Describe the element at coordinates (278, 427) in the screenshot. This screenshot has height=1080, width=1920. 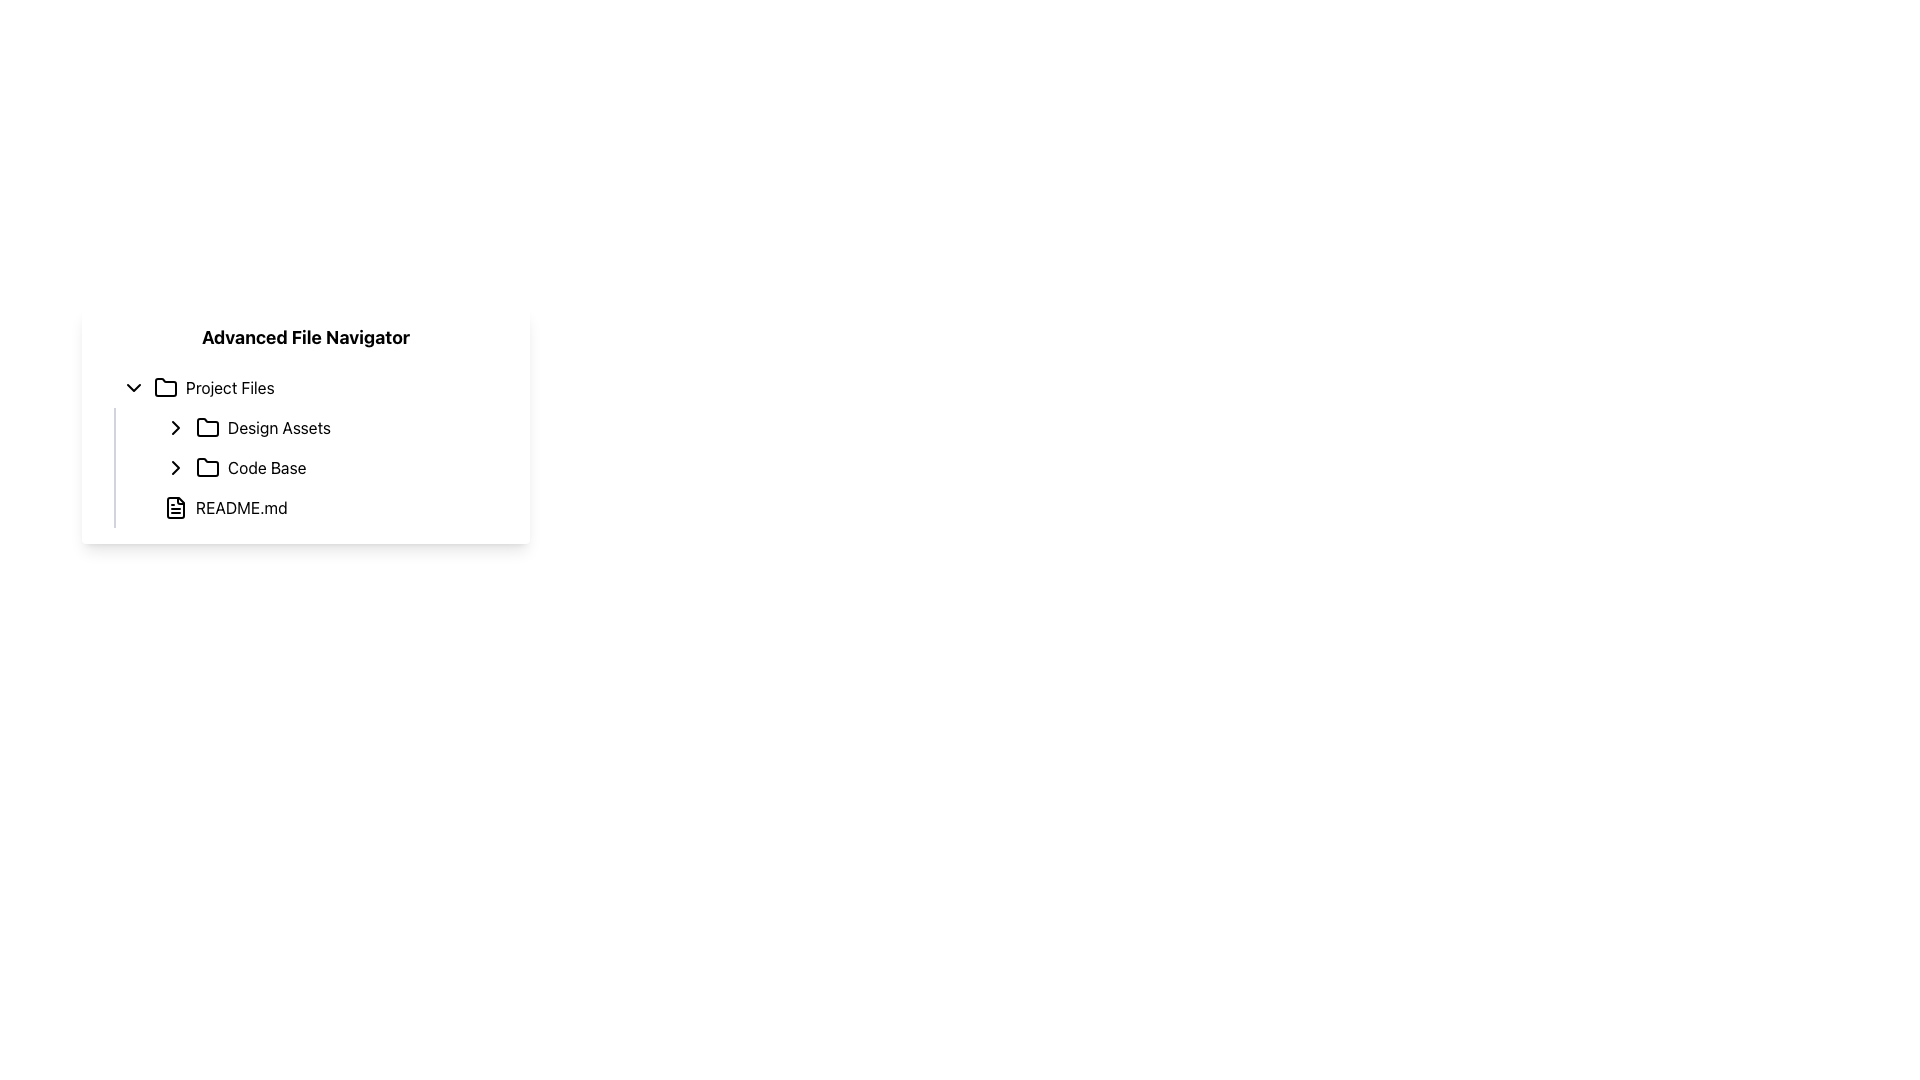
I see `the static text label 'Design Assets' in the hierarchical file navigator interface` at that location.